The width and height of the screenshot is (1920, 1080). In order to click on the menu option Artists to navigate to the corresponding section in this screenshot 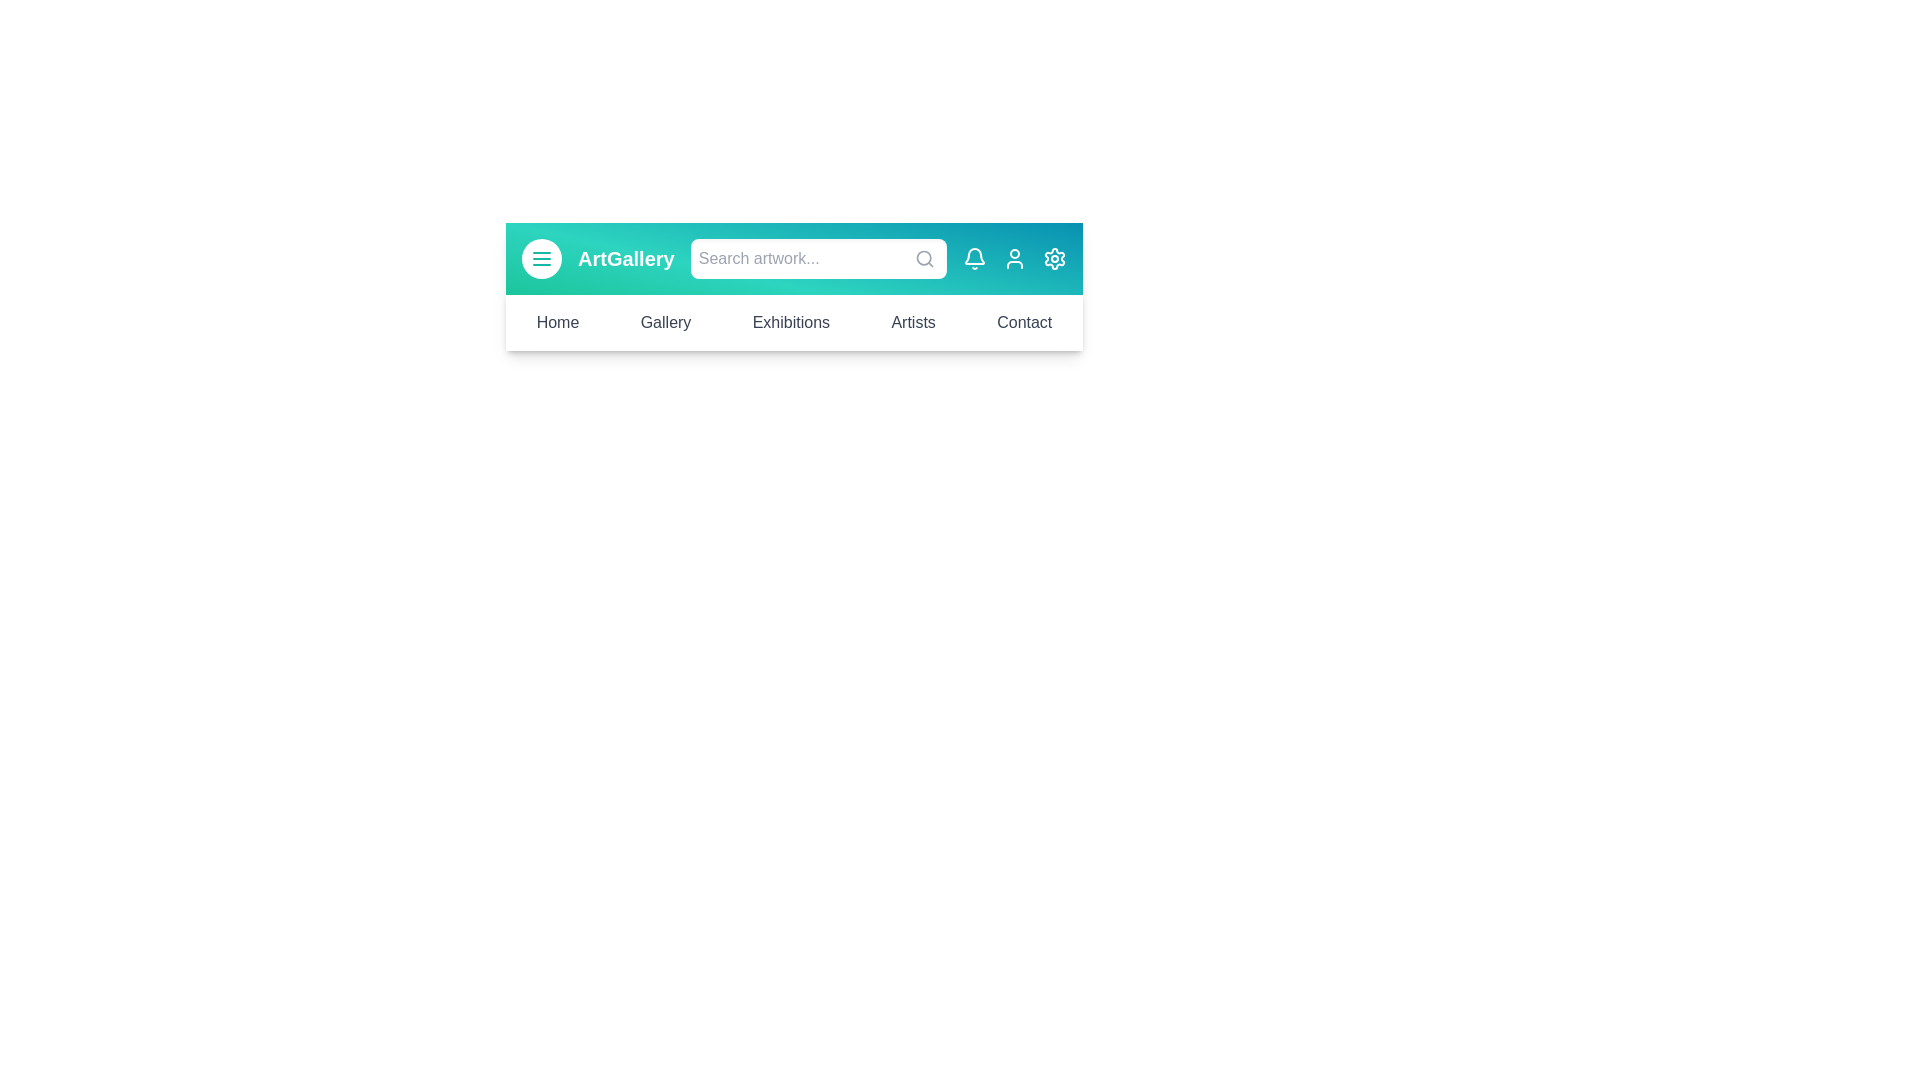, I will do `click(911, 322)`.